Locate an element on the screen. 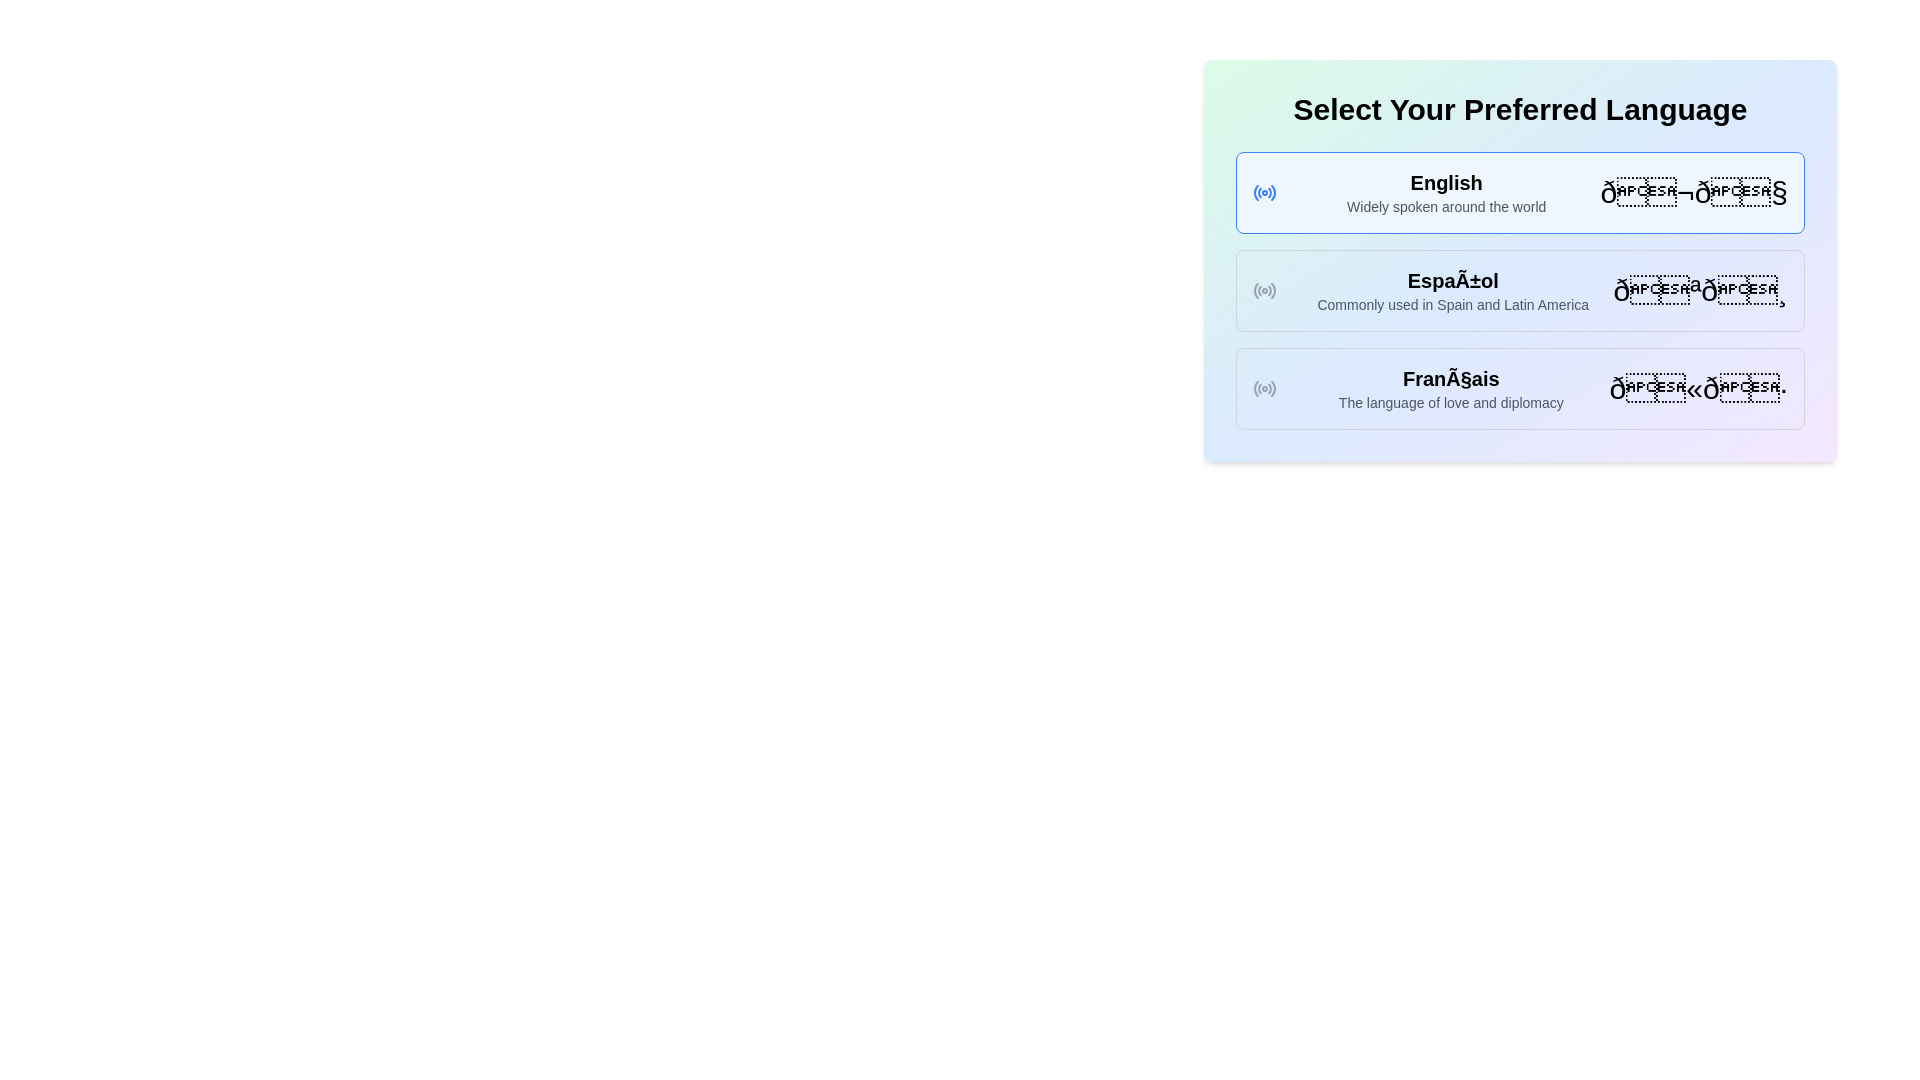  the descriptive text label providing context about the French language, located below the bold title 'Français' is located at coordinates (1451, 402).